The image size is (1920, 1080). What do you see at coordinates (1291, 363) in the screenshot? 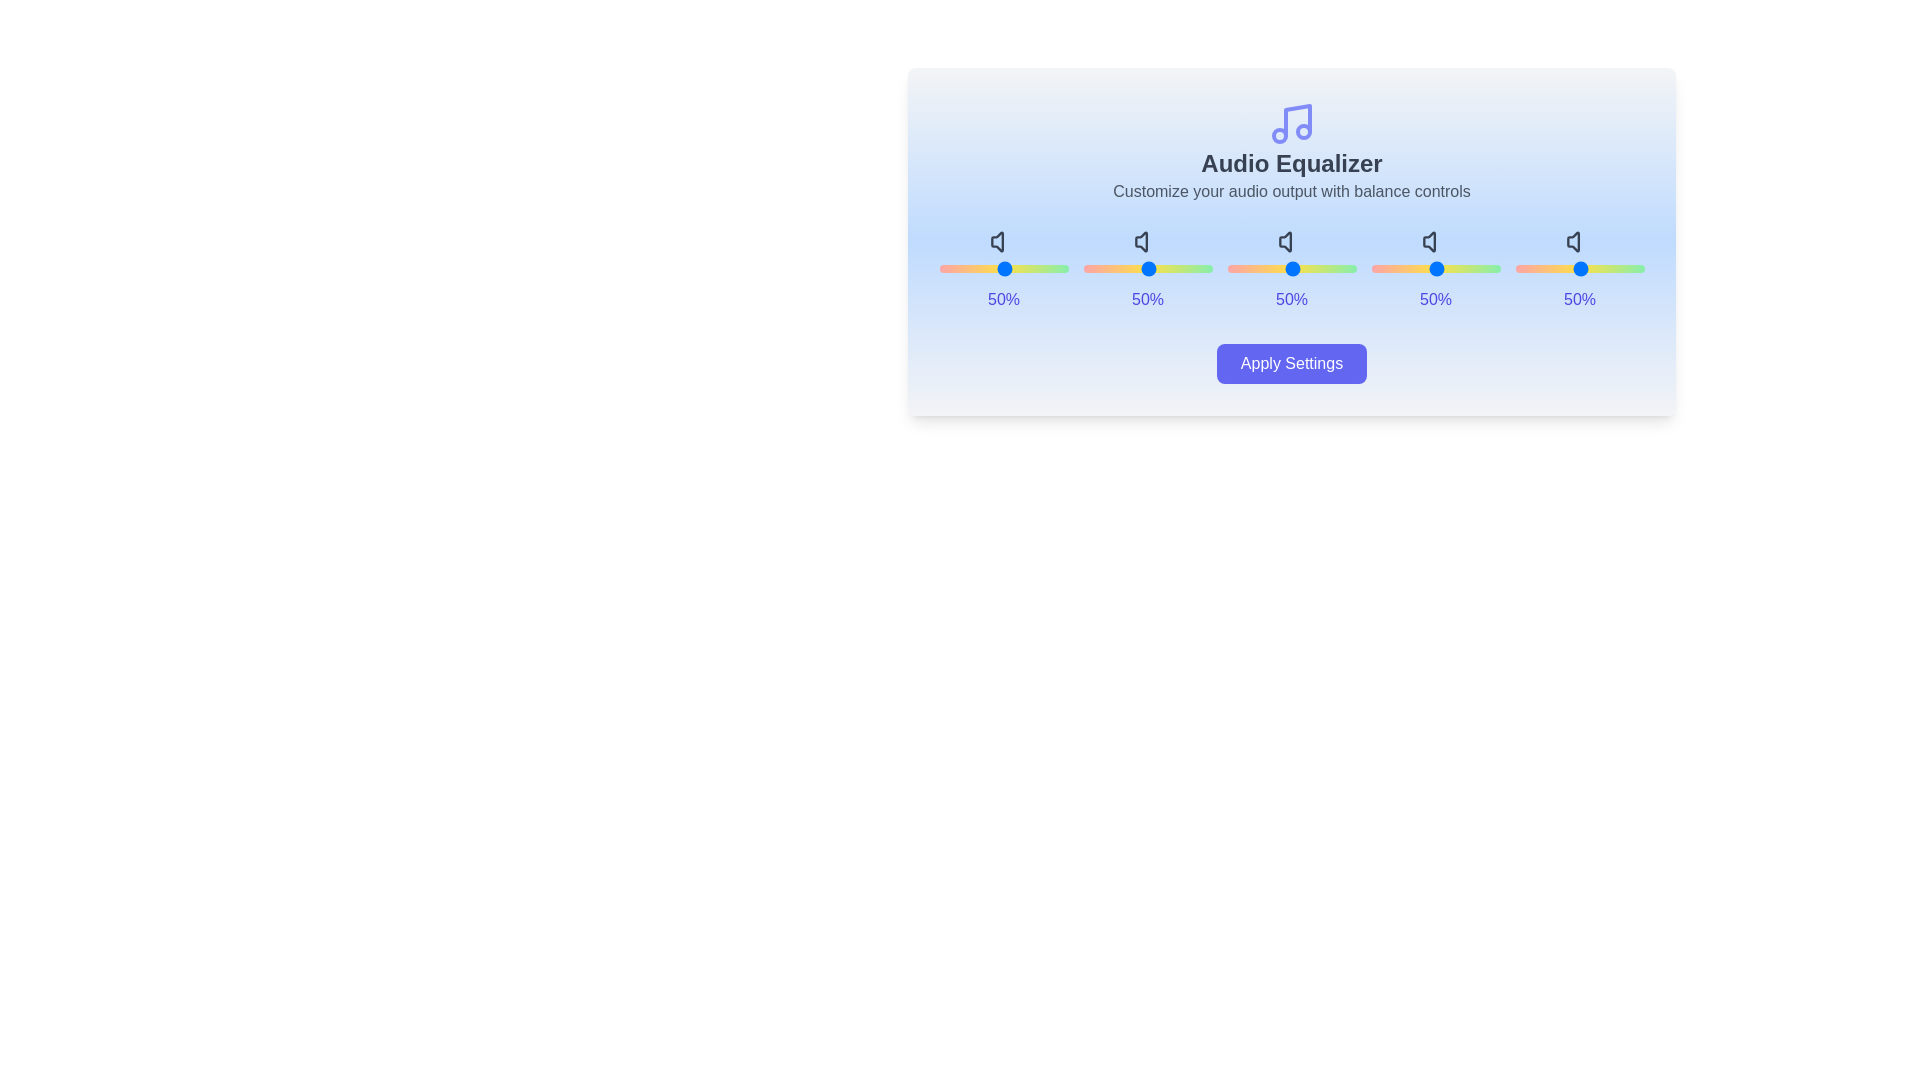
I see `the 'Apply Settings' button` at bounding box center [1291, 363].